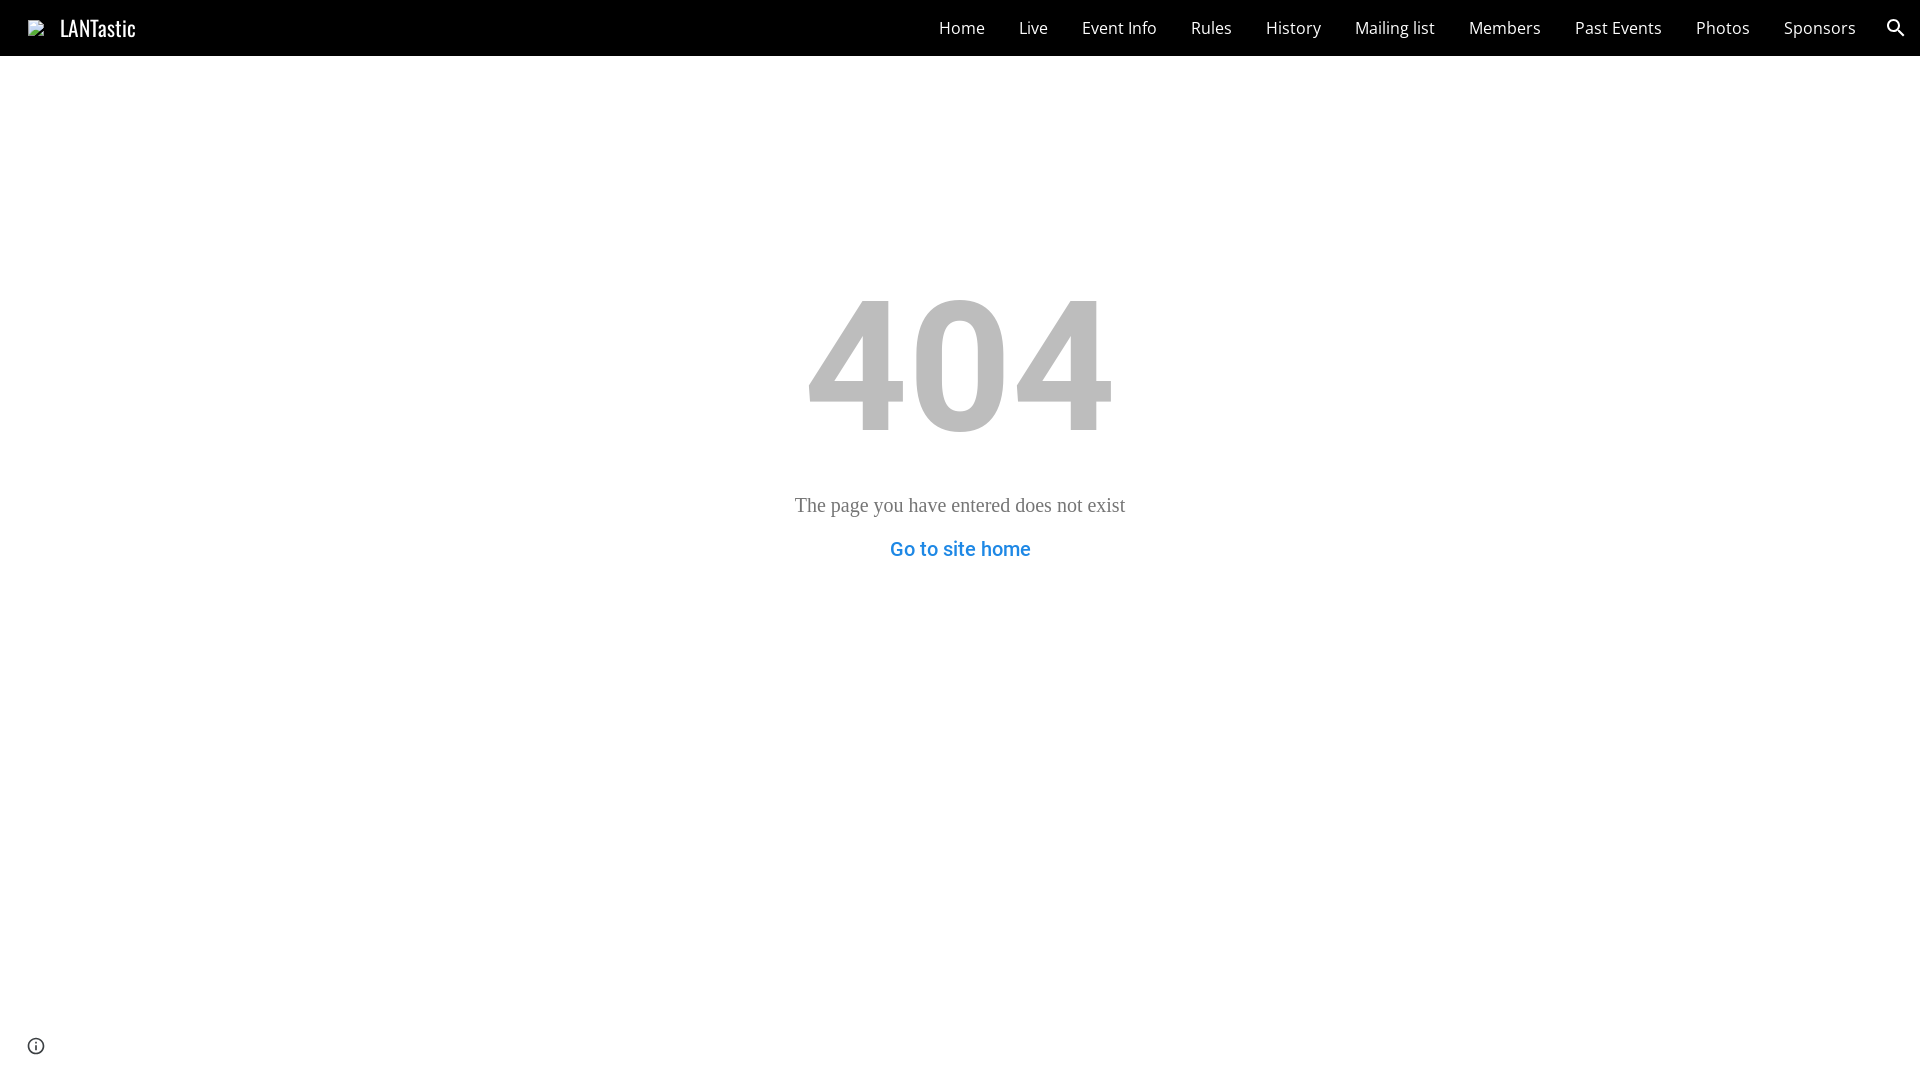 The height and width of the screenshot is (1080, 1920). What do you see at coordinates (928, 27) in the screenshot?
I see `'Home'` at bounding box center [928, 27].